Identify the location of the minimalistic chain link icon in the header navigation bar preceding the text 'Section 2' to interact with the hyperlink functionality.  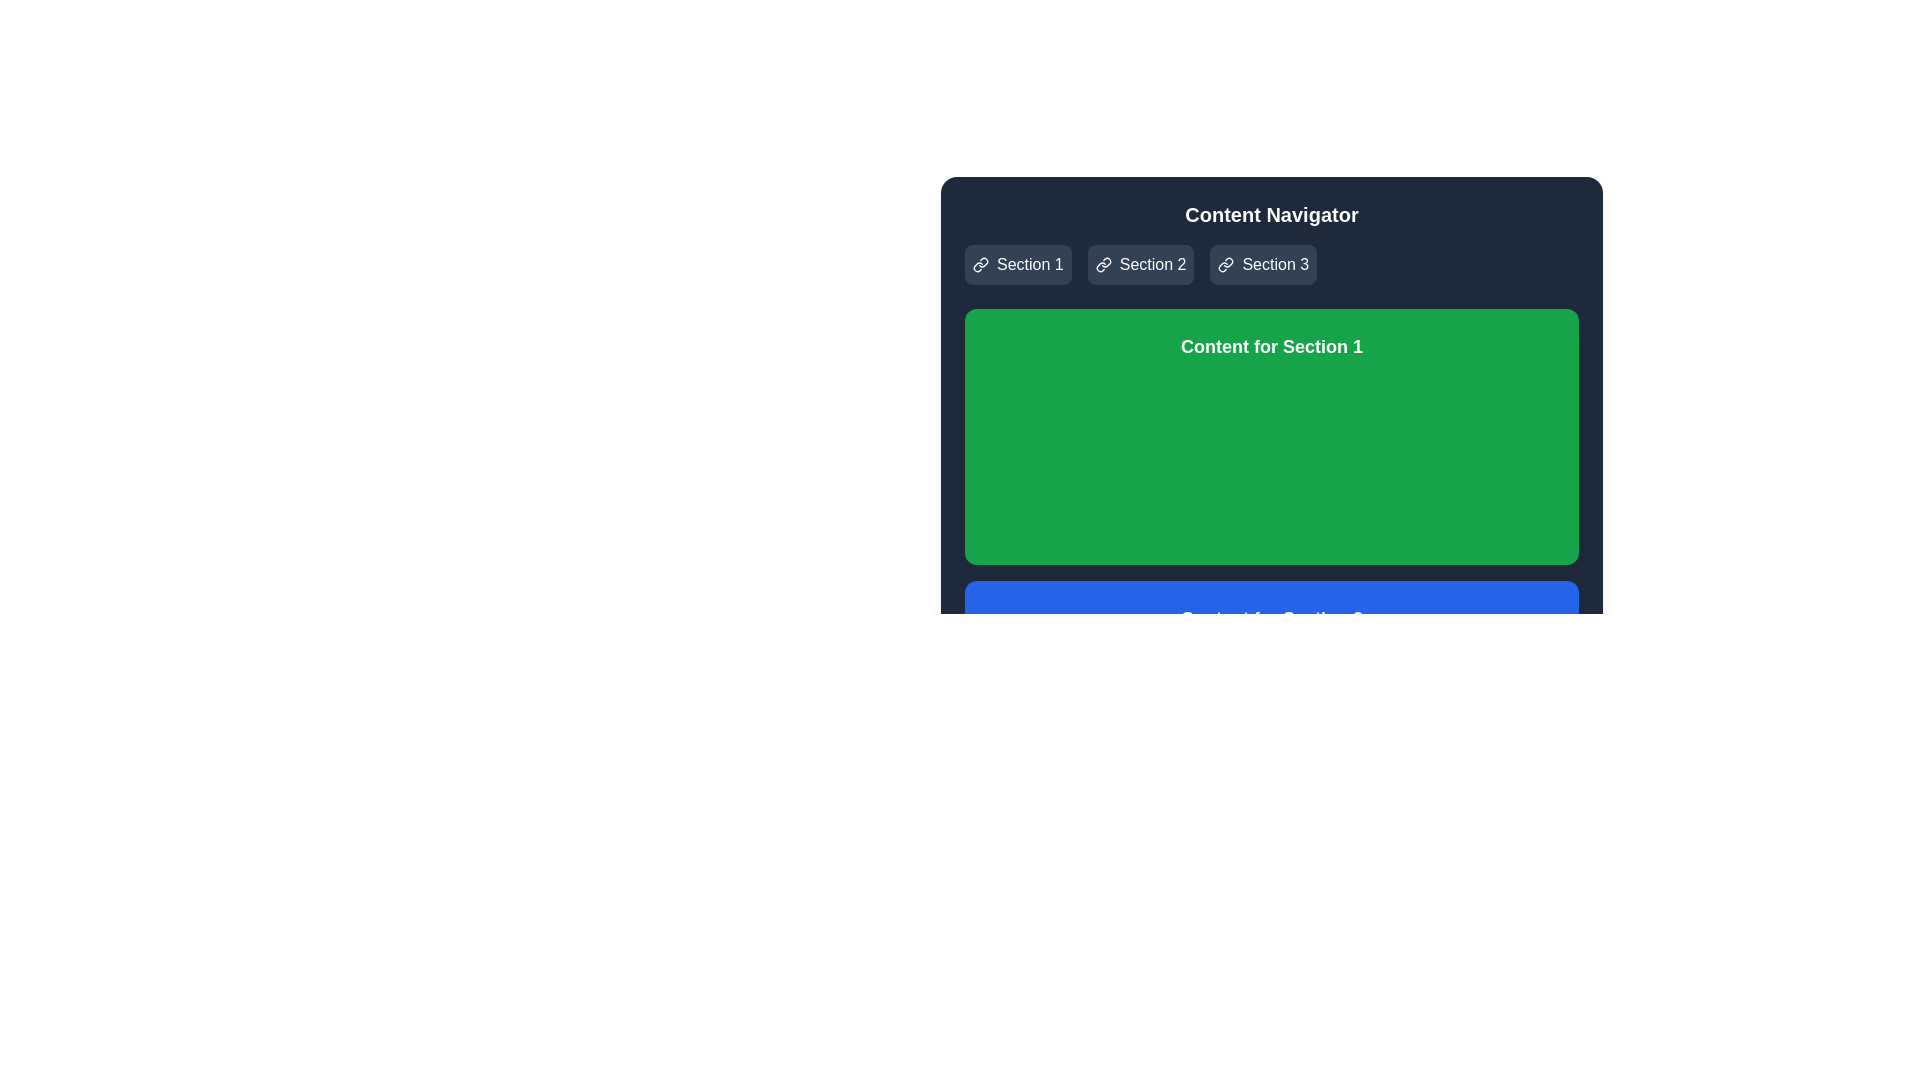
(1102, 264).